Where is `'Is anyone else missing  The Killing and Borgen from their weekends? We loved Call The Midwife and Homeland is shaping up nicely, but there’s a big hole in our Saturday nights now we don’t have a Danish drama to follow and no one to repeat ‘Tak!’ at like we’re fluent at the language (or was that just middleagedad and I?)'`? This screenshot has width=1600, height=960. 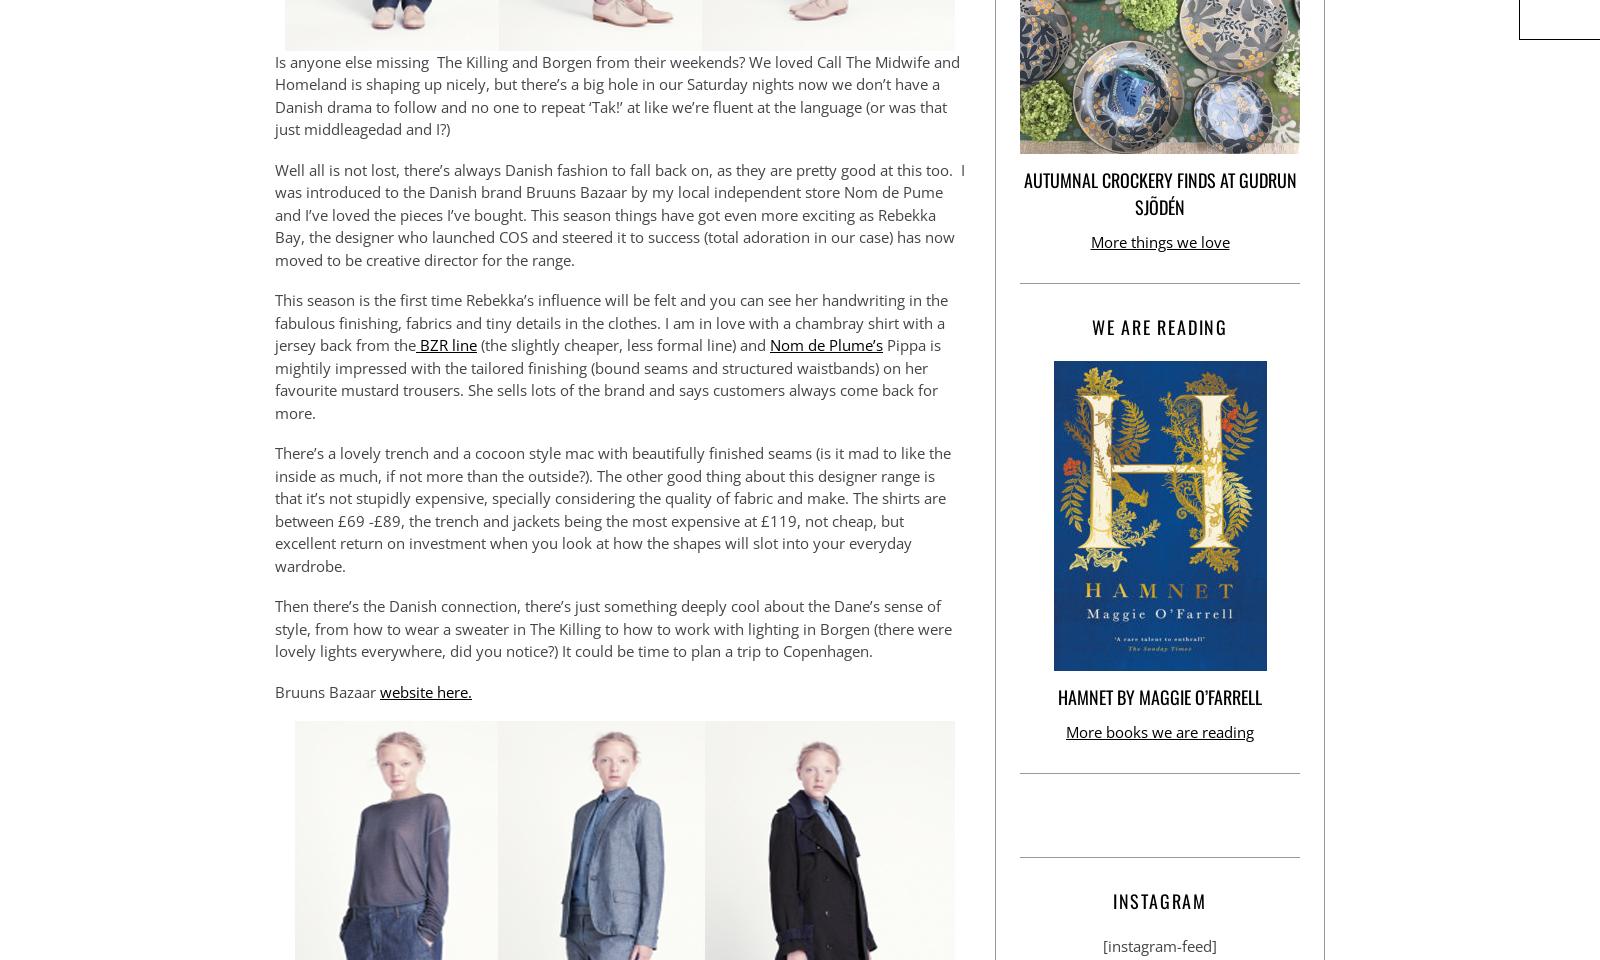 'Is anyone else missing  The Killing and Borgen from their weekends? We loved Call The Midwife and Homeland is shaping up nicely, but there’s a big hole in our Saturday nights now we don’t have a Danish drama to follow and no one to repeat ‘Tak!’ at like we’re fluent at the language (or was that just middleagedad and I?)' is located at coordinates (617, 95).